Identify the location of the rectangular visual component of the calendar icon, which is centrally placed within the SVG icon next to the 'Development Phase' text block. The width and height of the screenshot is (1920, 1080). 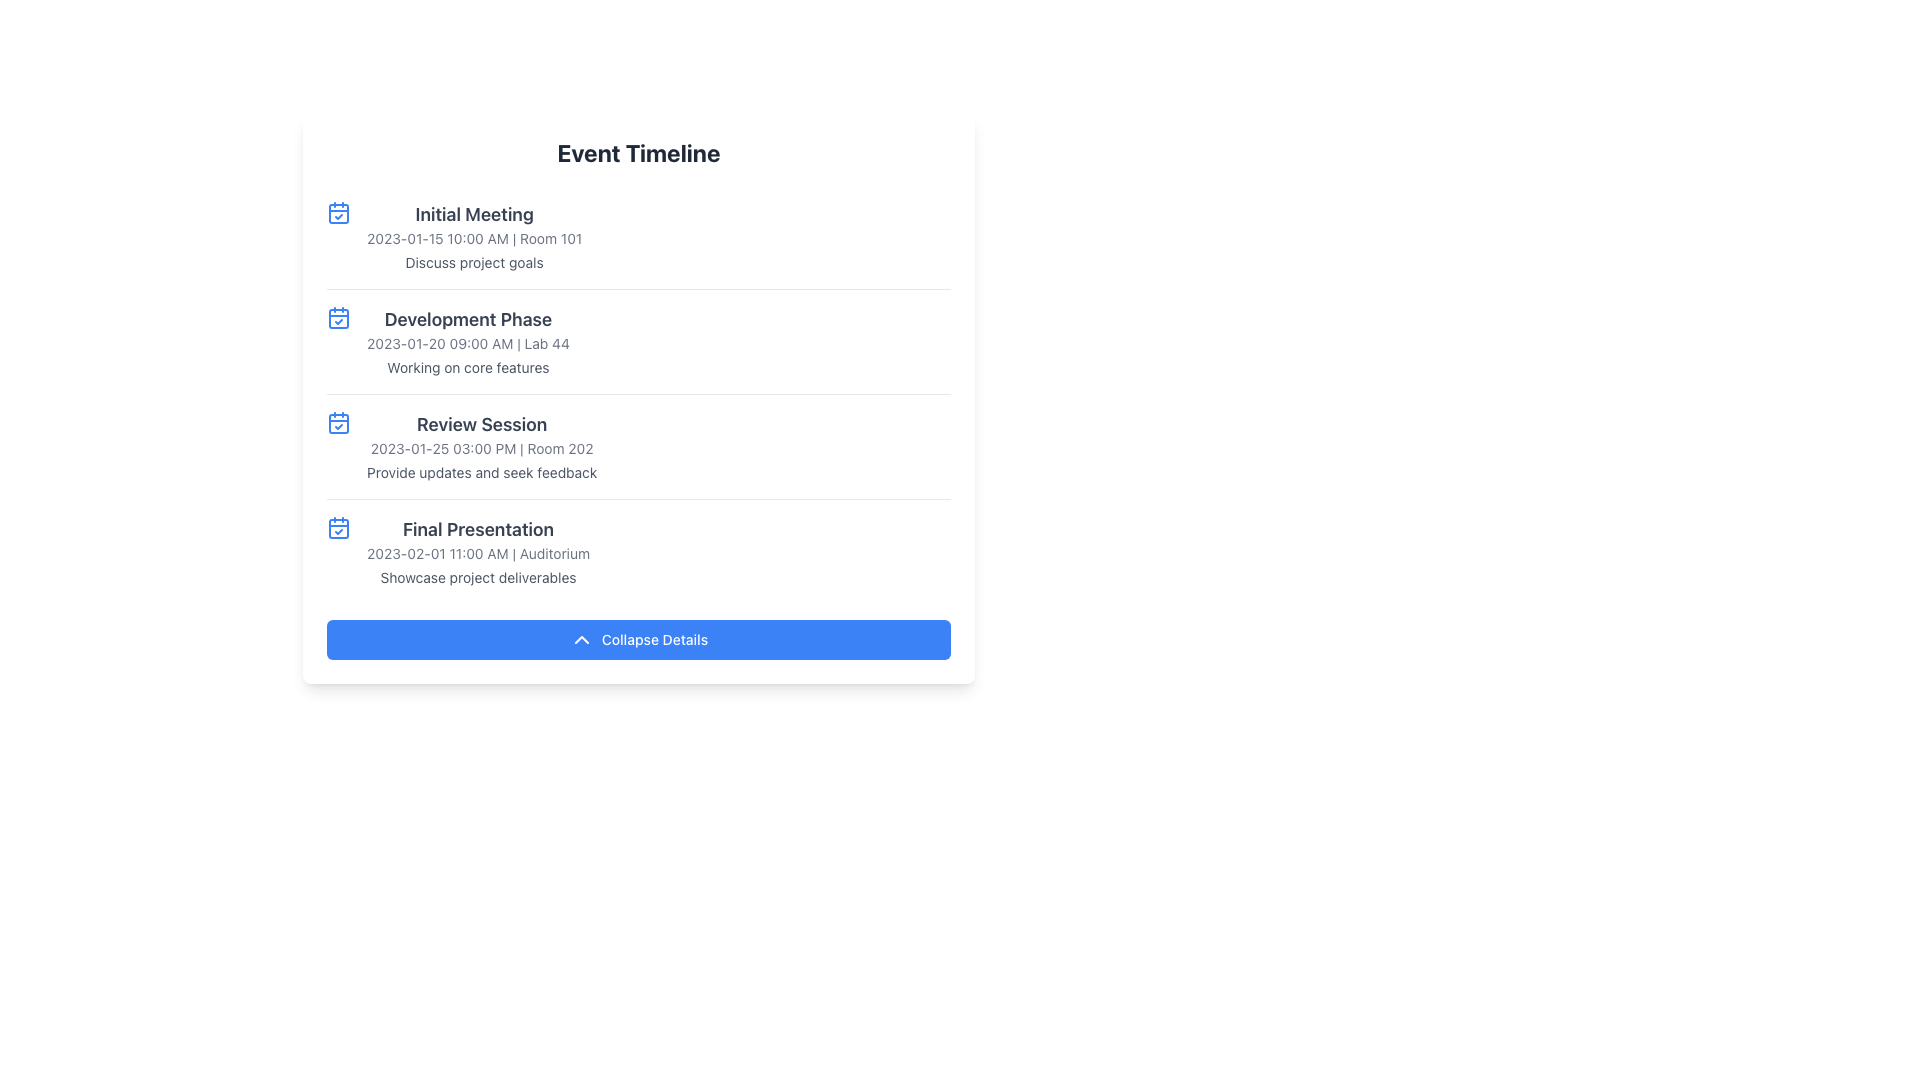
(339, 213).